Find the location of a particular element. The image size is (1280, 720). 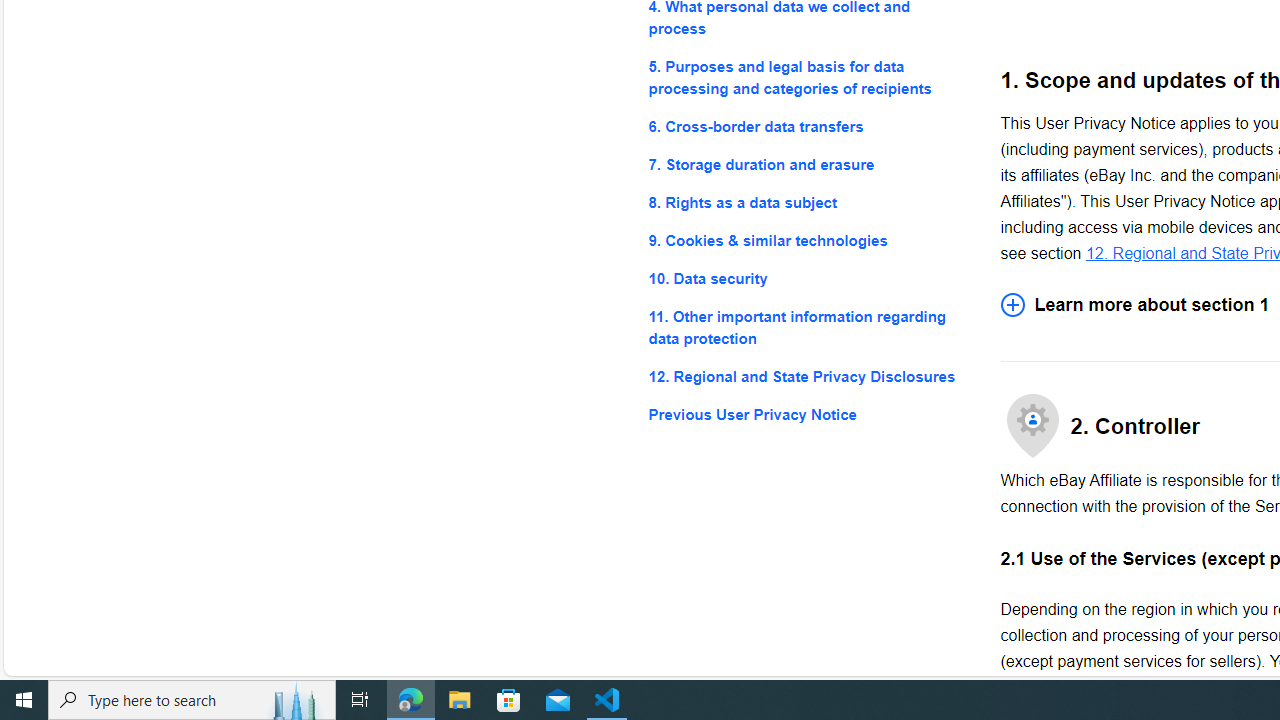

'10. Data security' is located at coordinates (808, 279).